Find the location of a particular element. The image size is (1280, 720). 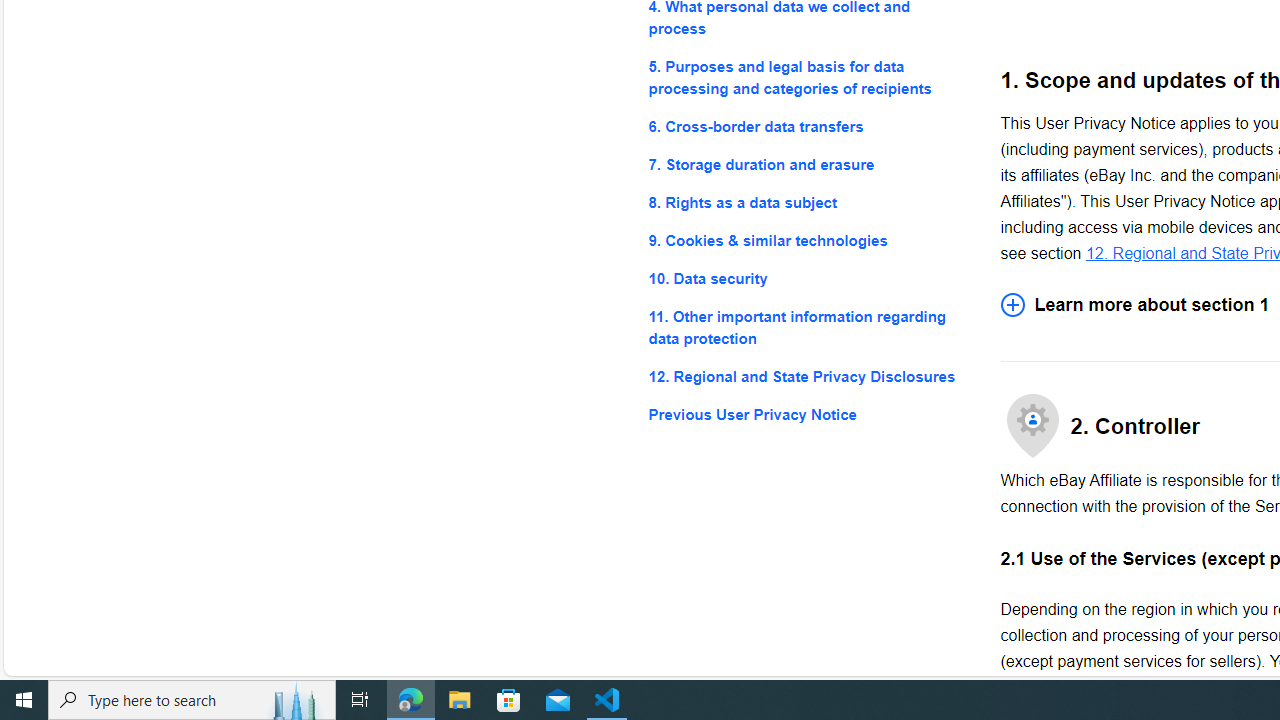

'10. Data security' is located at coordinates (808, 279).